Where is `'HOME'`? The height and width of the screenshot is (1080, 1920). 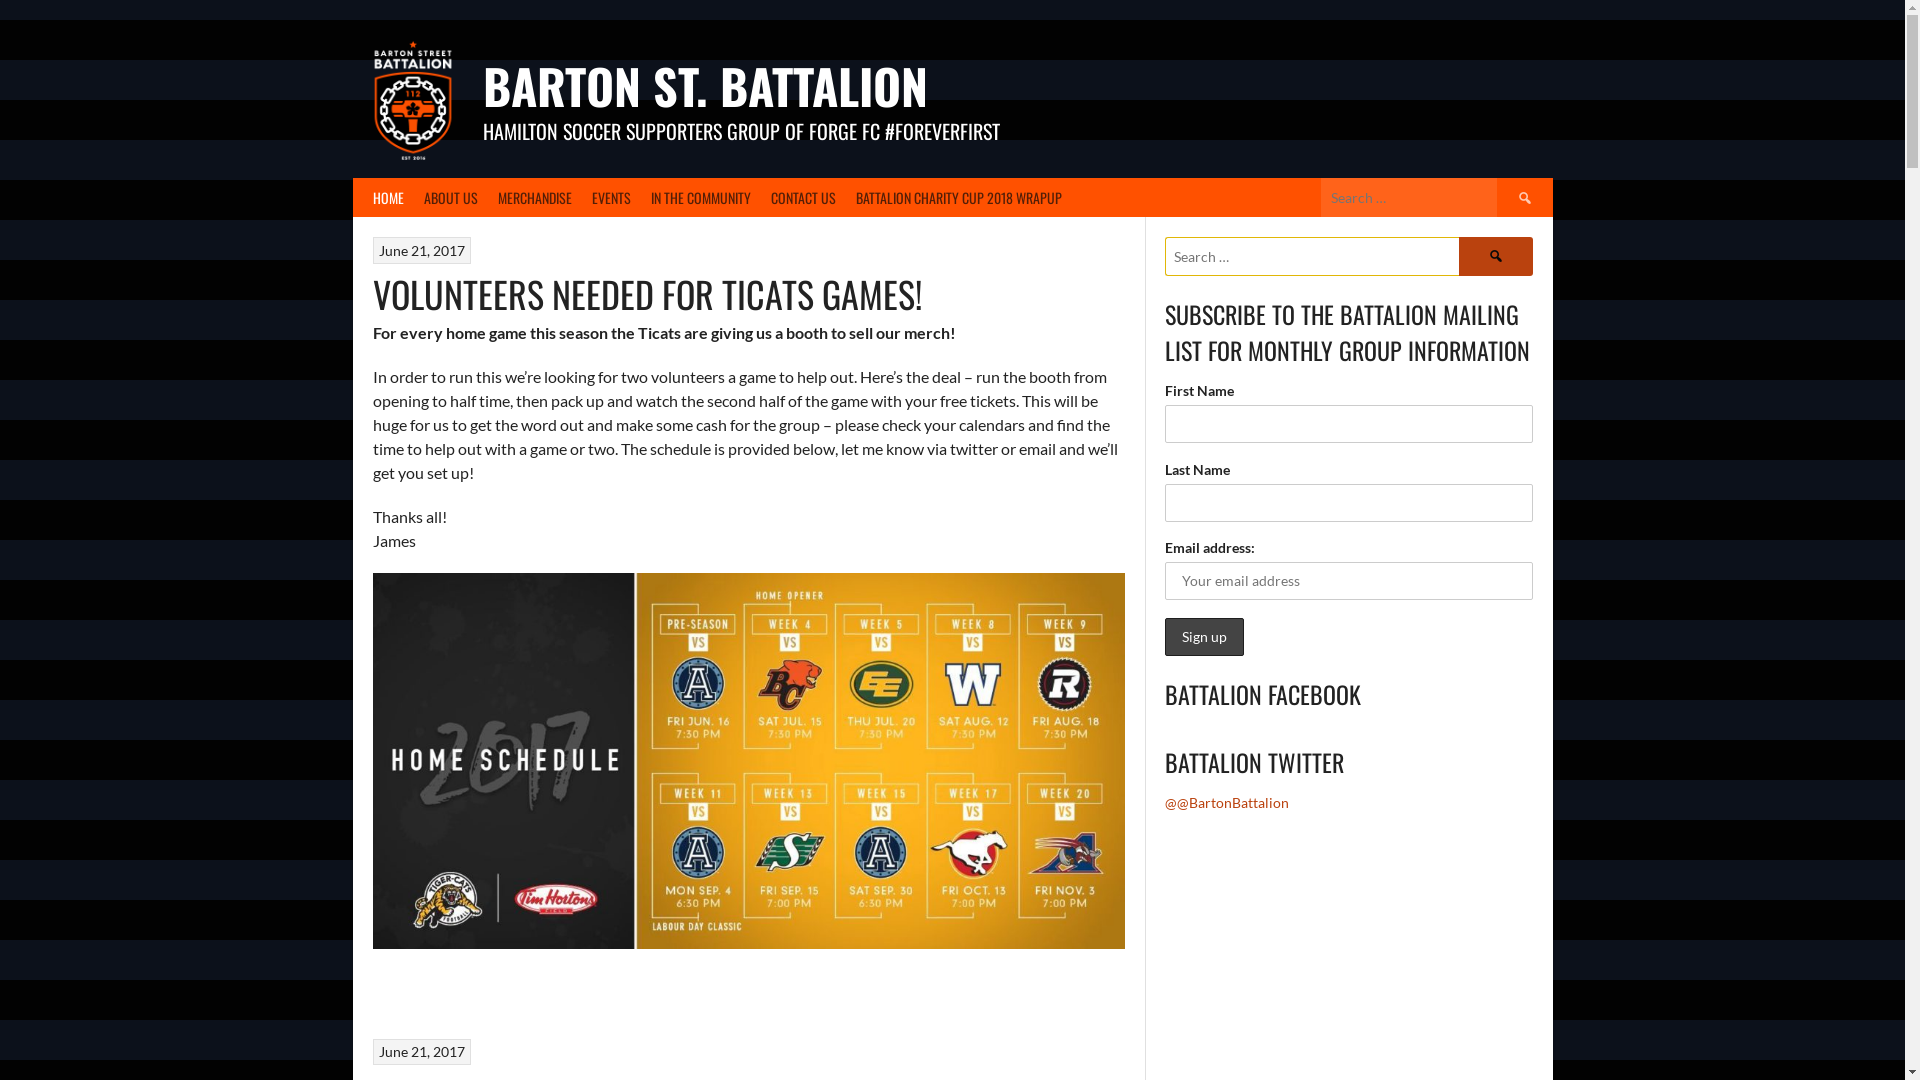 'HOME' is located at coordinates (387, 197).